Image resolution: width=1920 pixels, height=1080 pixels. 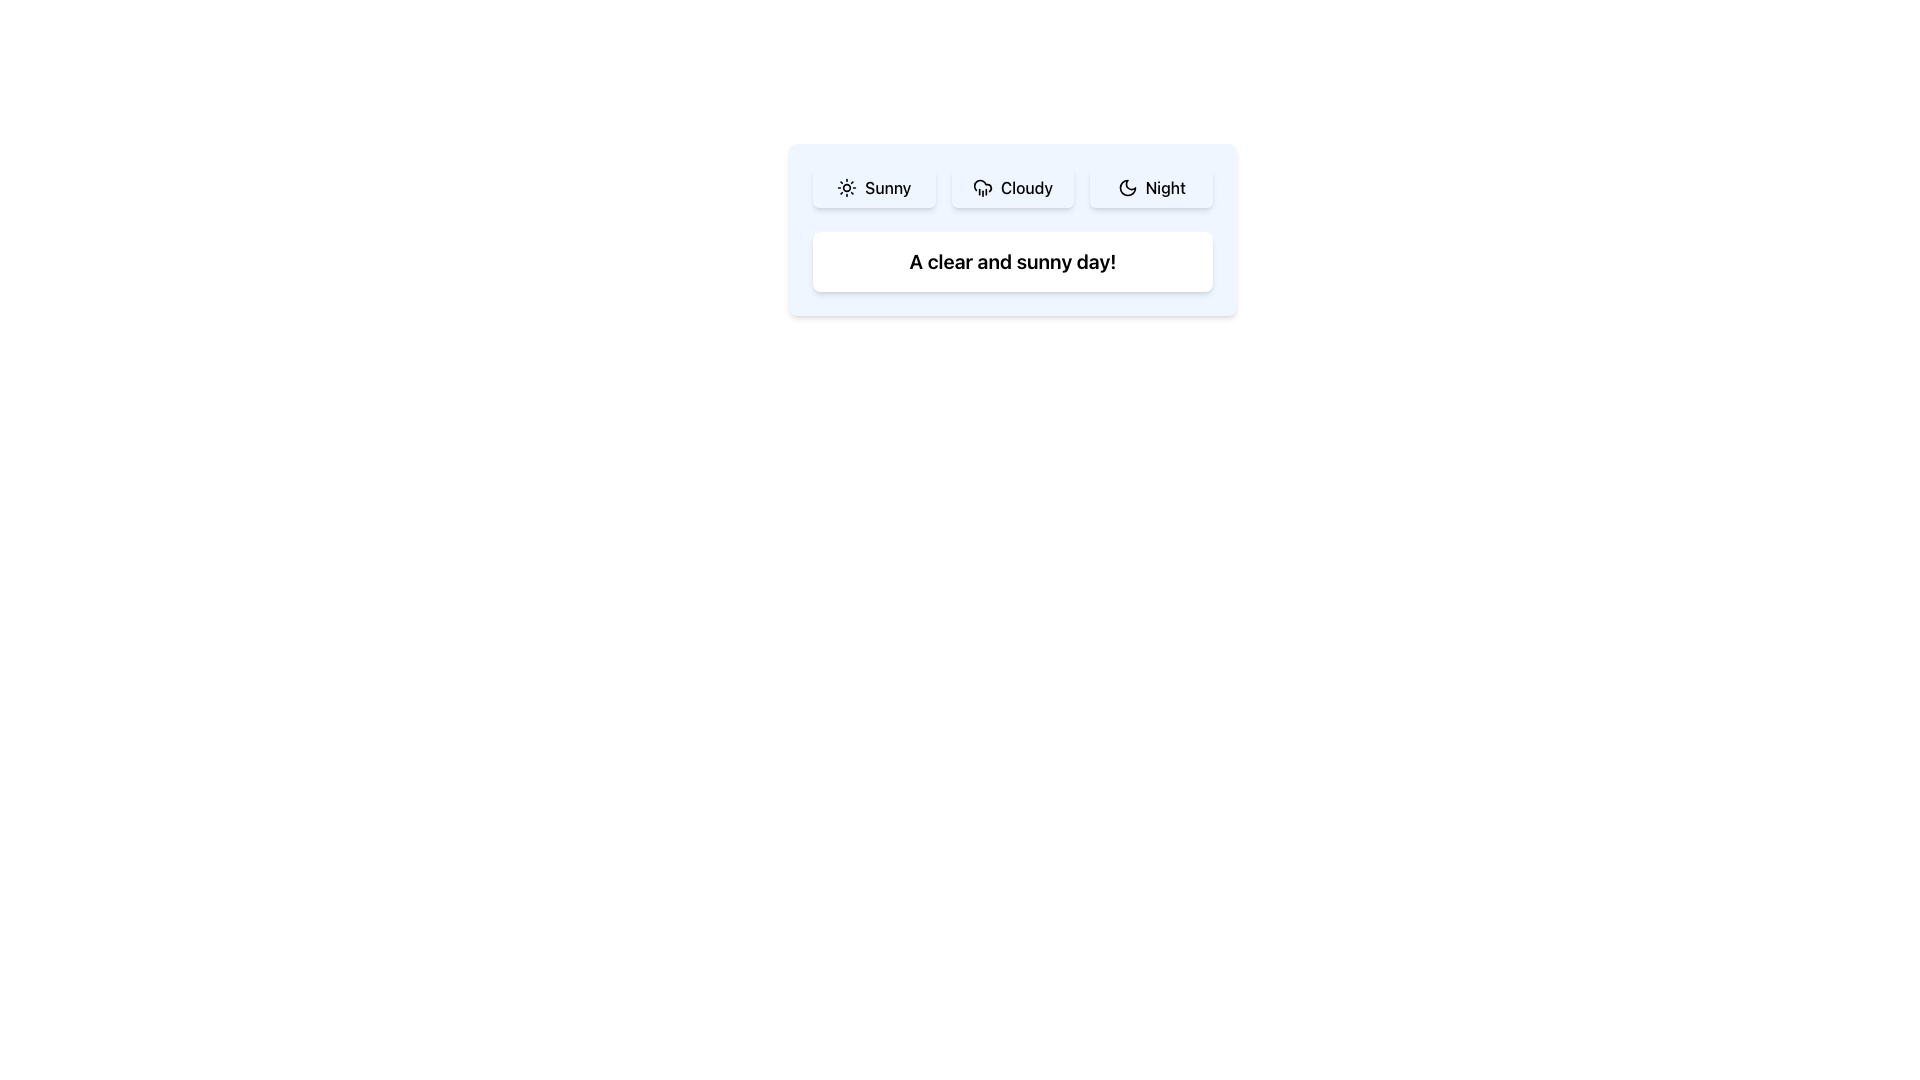 I want to click on the 'Night' mode label, which is part of the rightmost button in a group of three buttons labeled 'Cloudy', 'Sunny', and 'Night', so click(x=1165, y=188).